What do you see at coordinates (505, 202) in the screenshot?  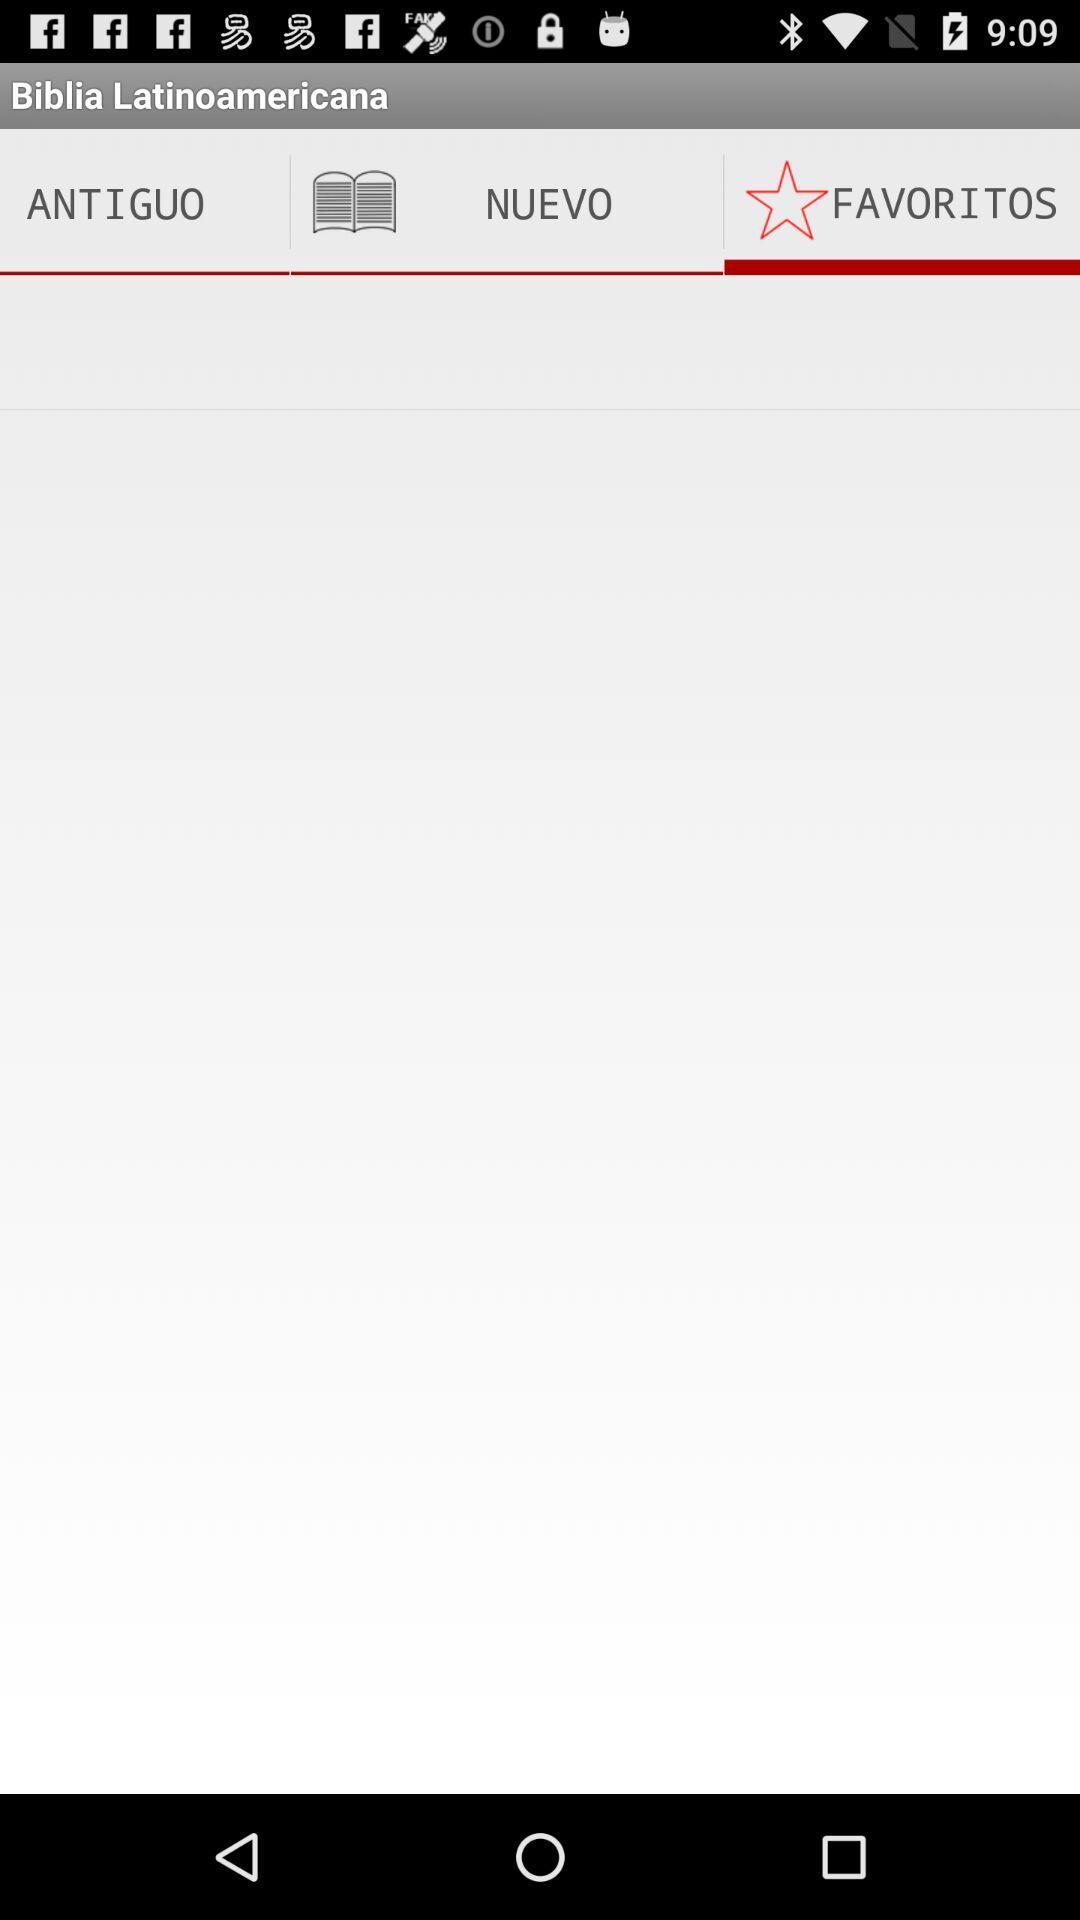 I see `item next to the favoritos` at bounding box center [505, 202].